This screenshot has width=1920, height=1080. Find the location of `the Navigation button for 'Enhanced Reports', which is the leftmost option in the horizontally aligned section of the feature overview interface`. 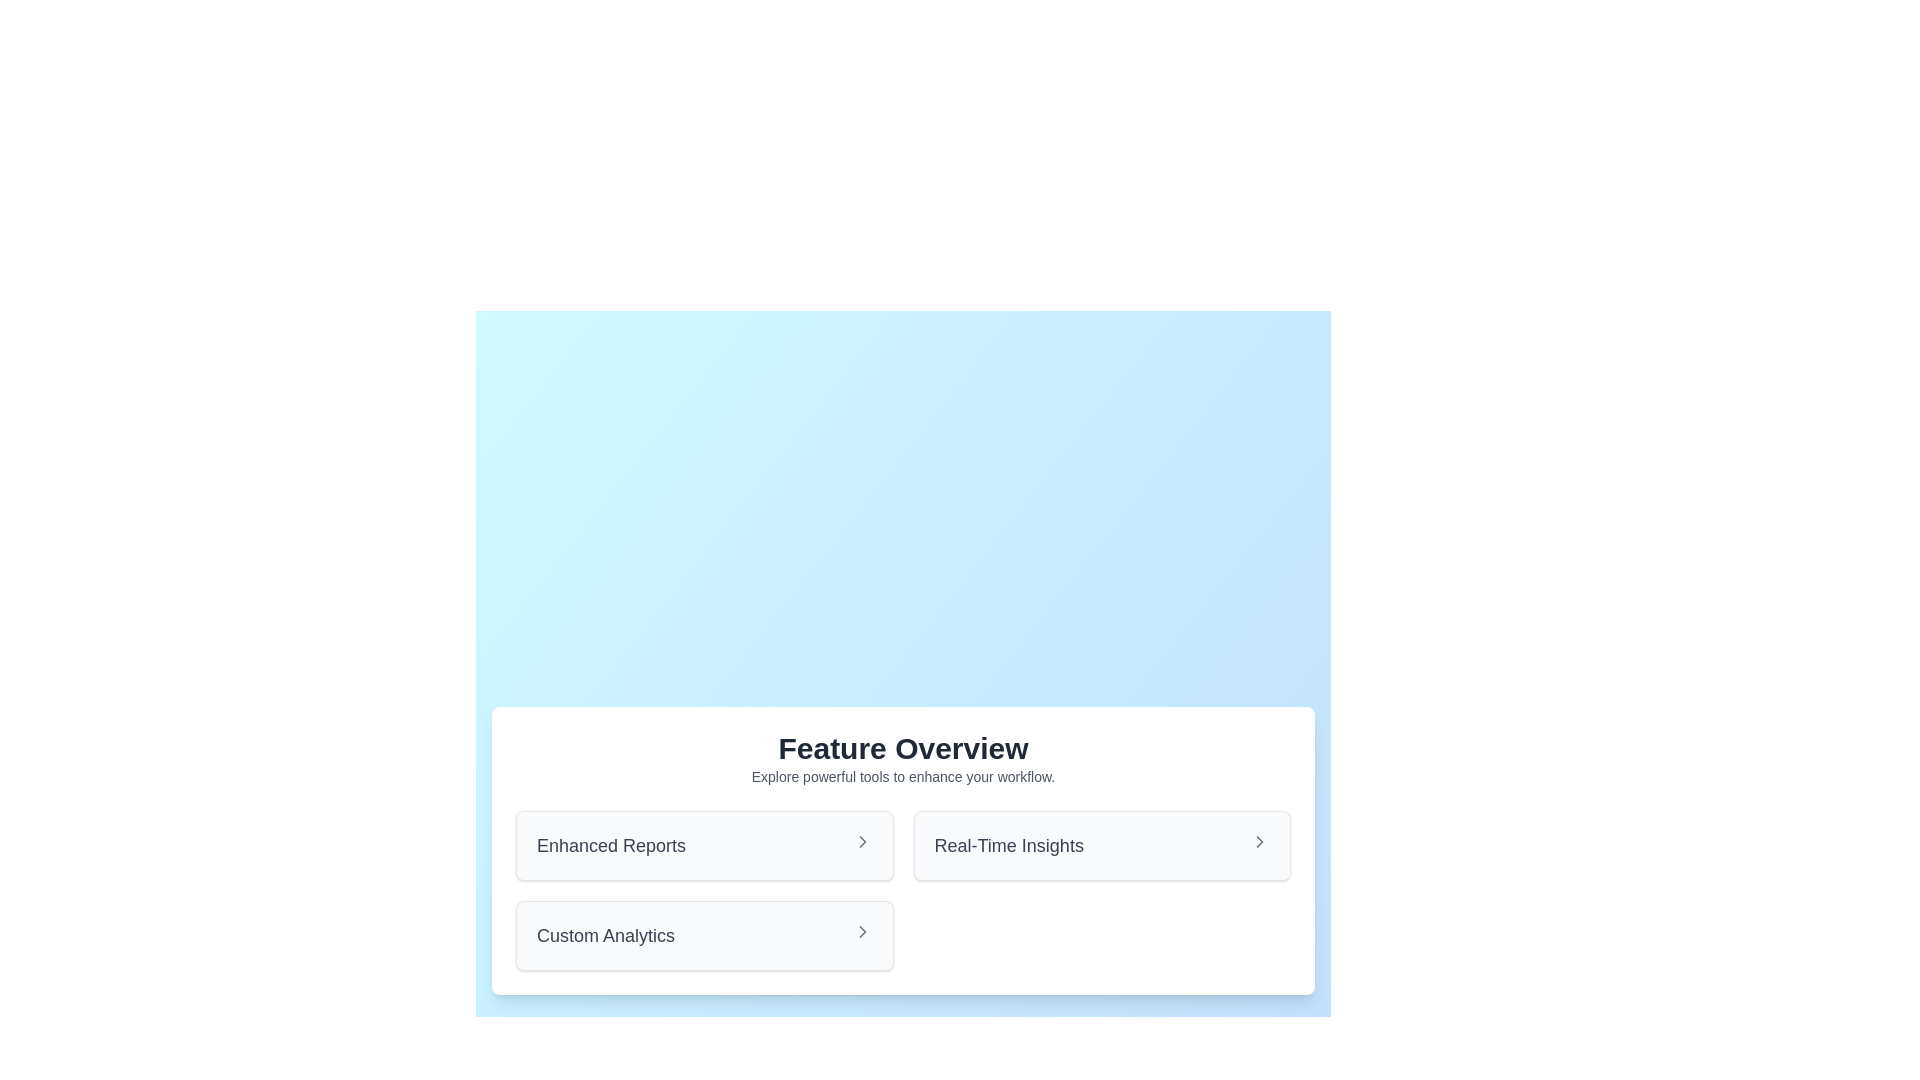

the Navigation button for 'Enhanced Reports', which is the leftmost option in the horizontally aligned section of the feature overview interface is located at coordinates (704, 845).